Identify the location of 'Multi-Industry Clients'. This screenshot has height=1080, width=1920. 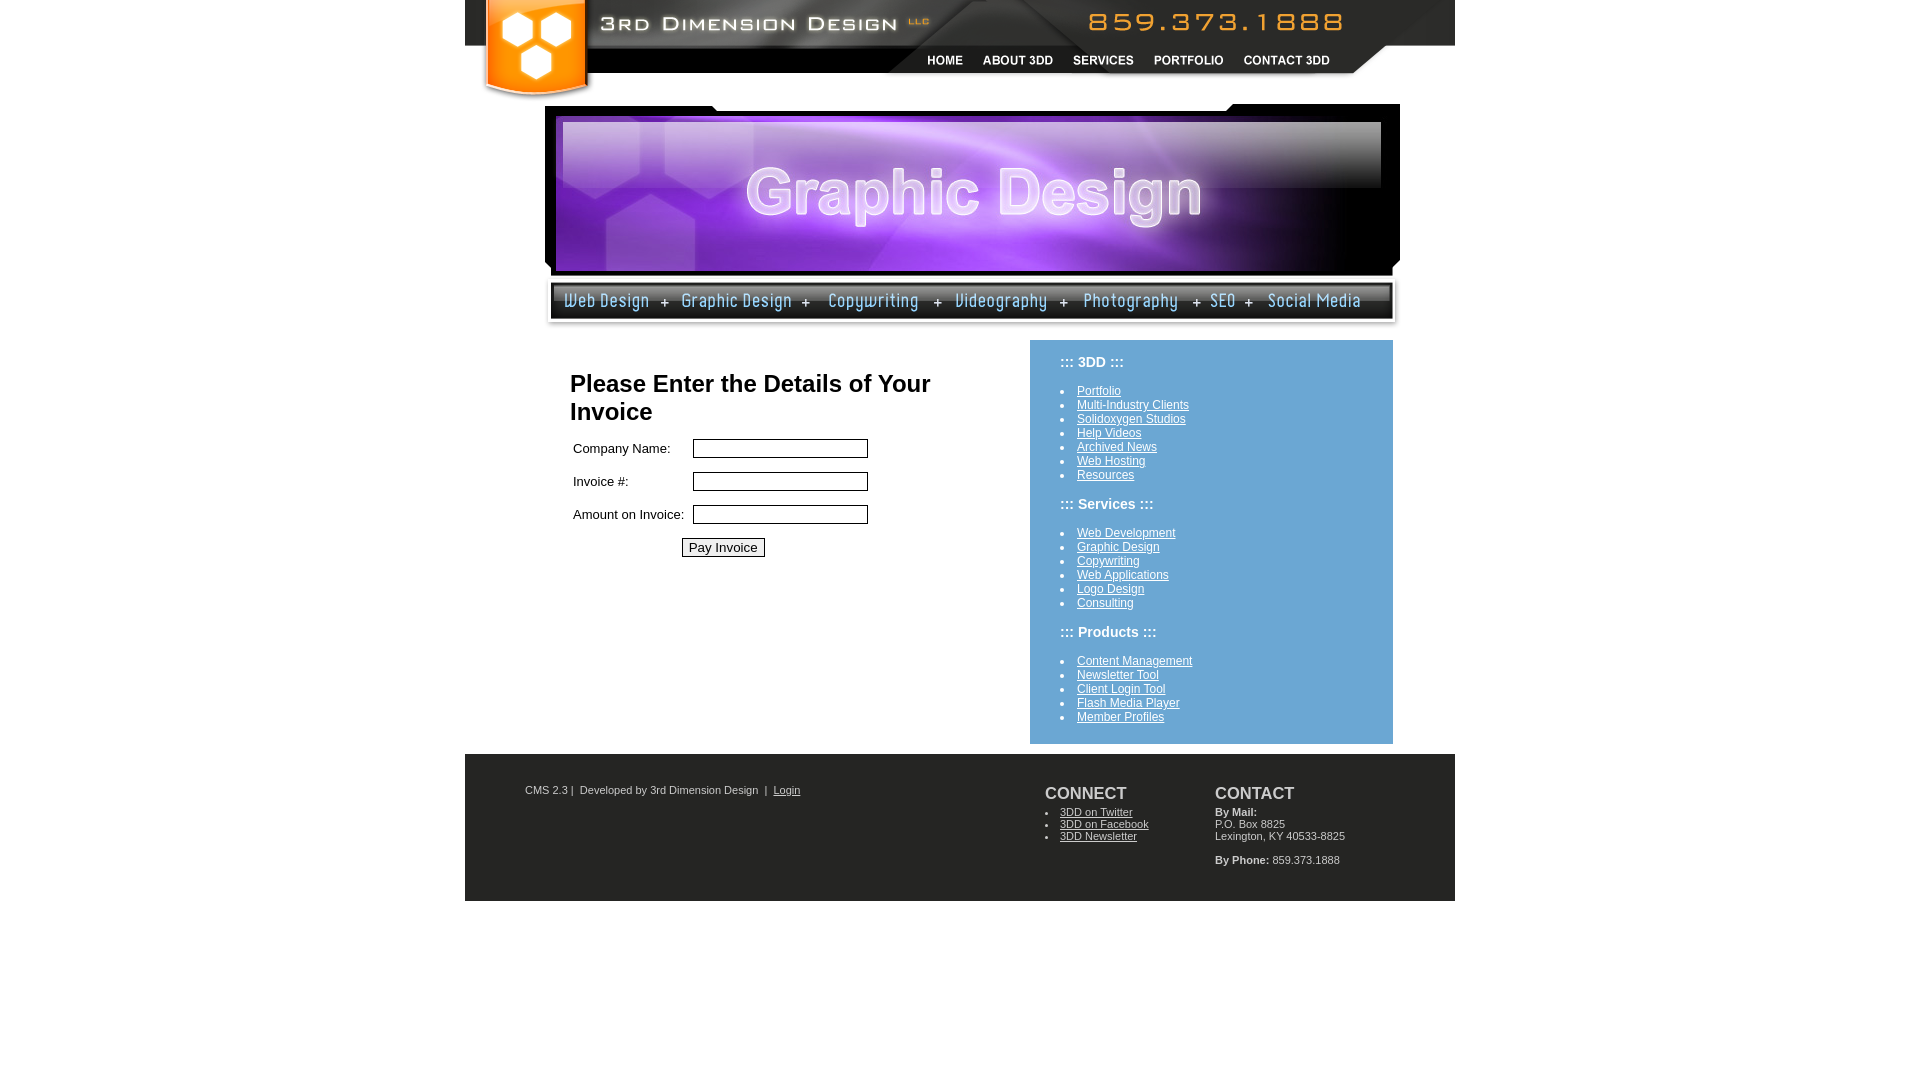
(1132, 405).